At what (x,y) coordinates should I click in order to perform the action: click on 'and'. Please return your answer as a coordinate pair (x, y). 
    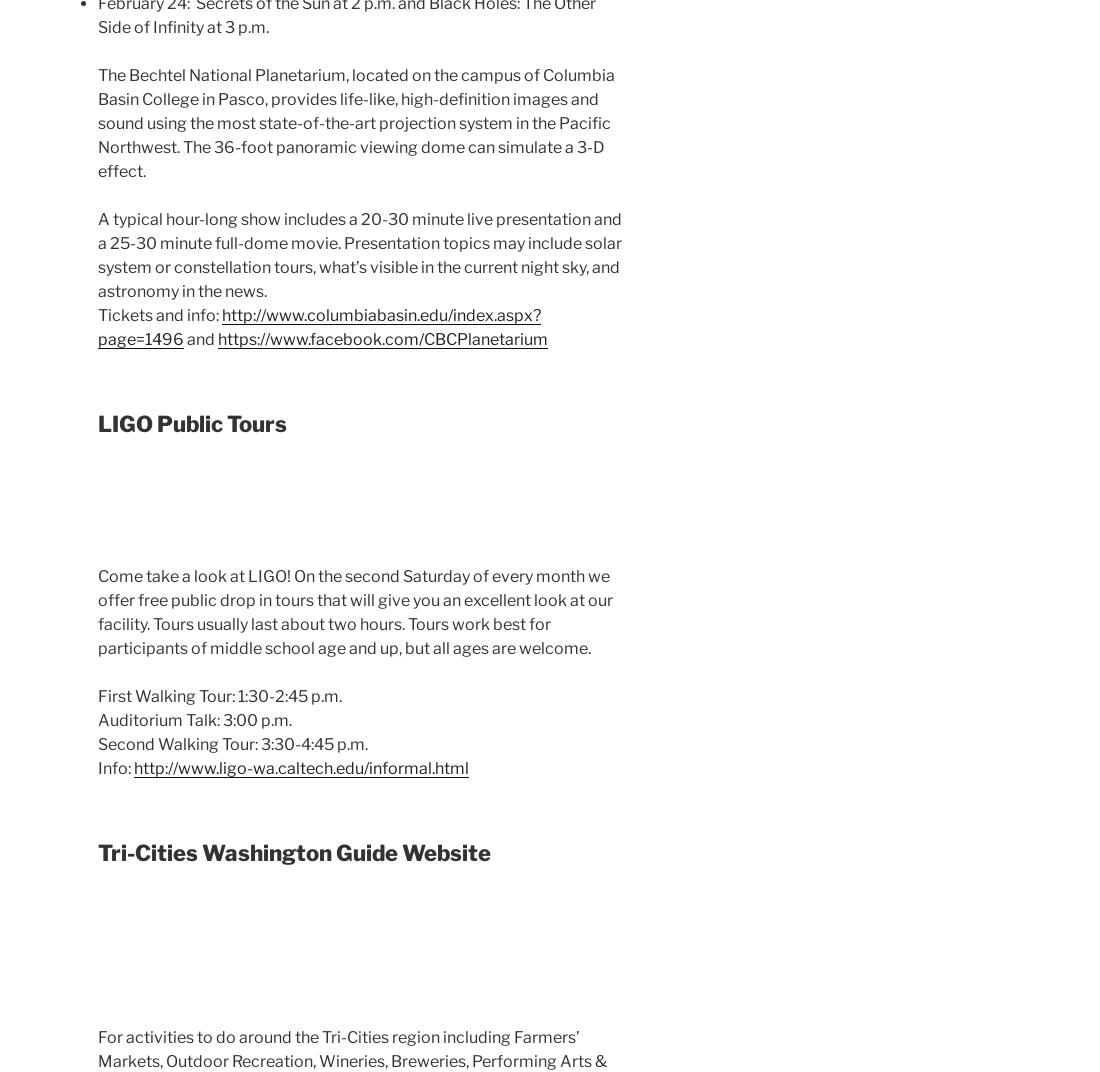
    Looking at the image, I should click on (199, 339).